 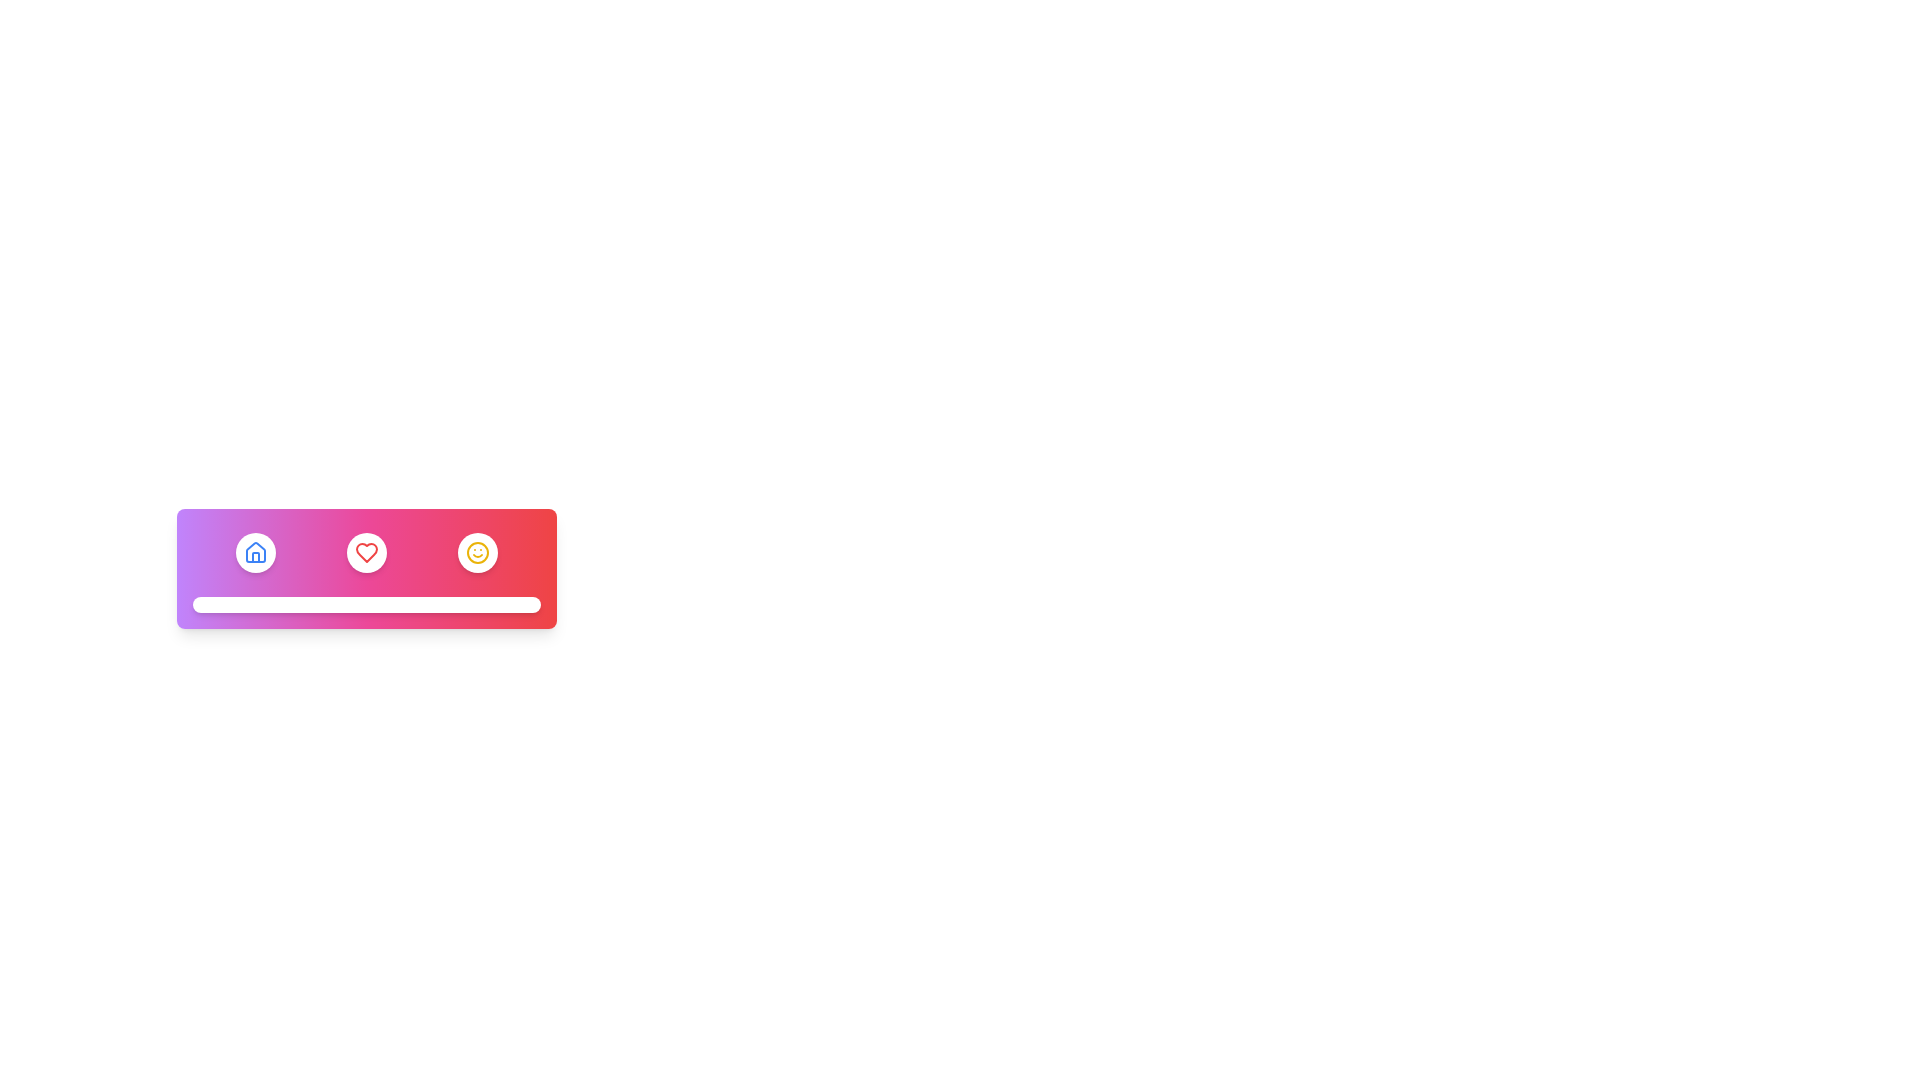 What do you see at coordinates (366, 552) in the screenshot?
I see `the heart icon located centrally on the bottom bar of the interface` at bounding box center [366, 552].